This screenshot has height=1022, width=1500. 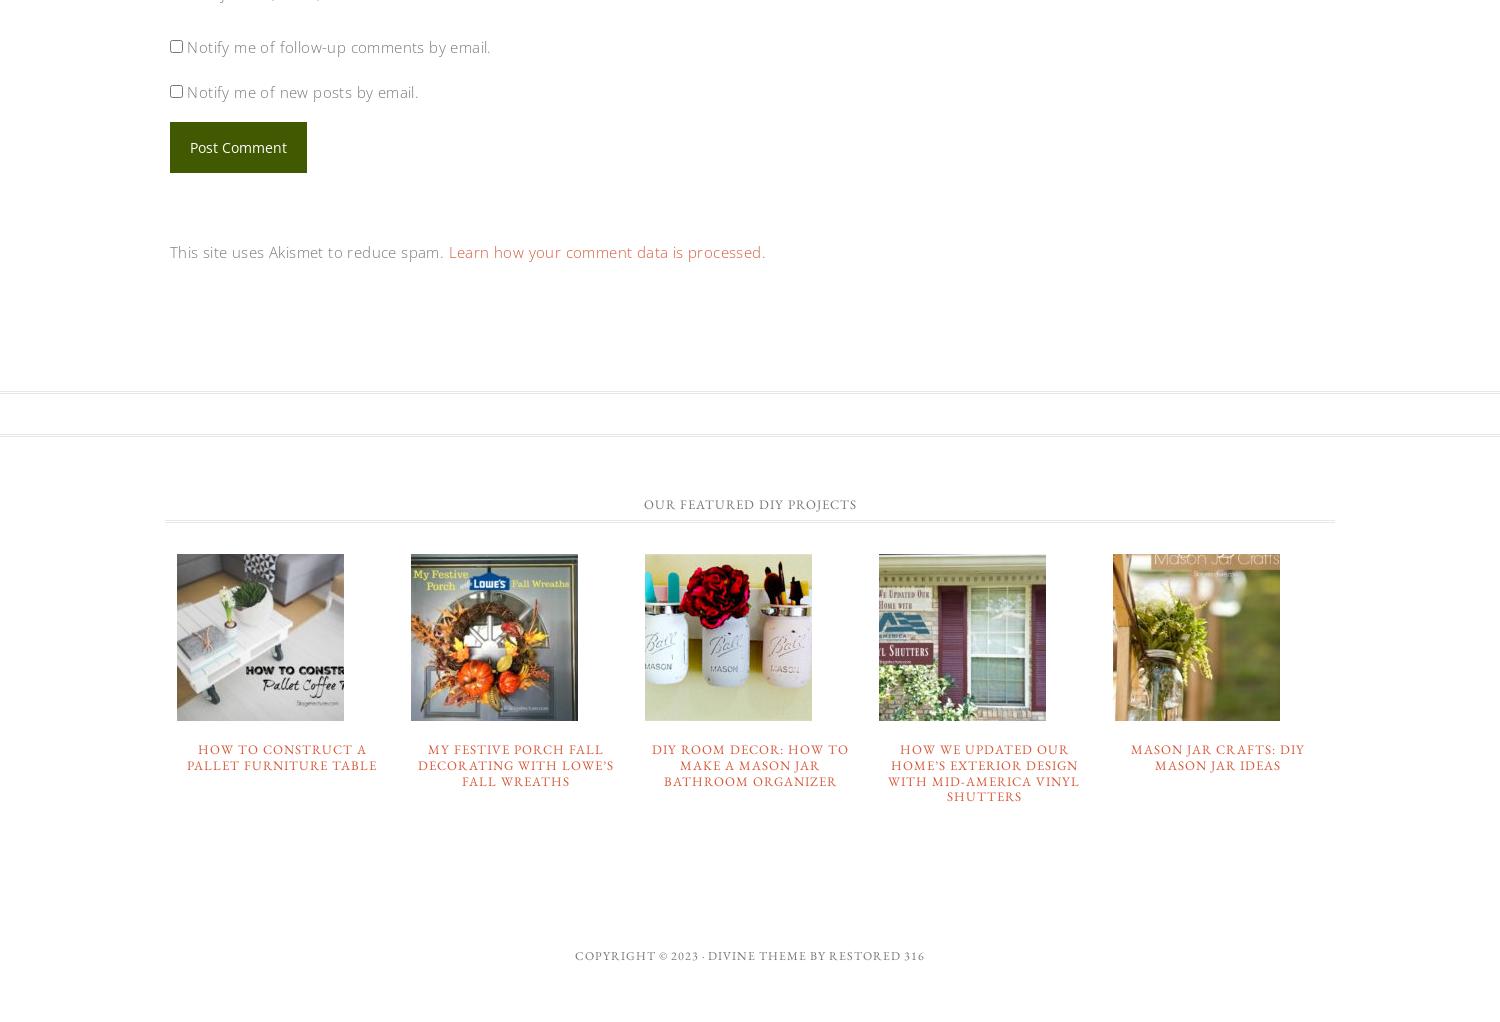 I want to click on 'Copyright © 2023 ·', so click(x=641, y=953).